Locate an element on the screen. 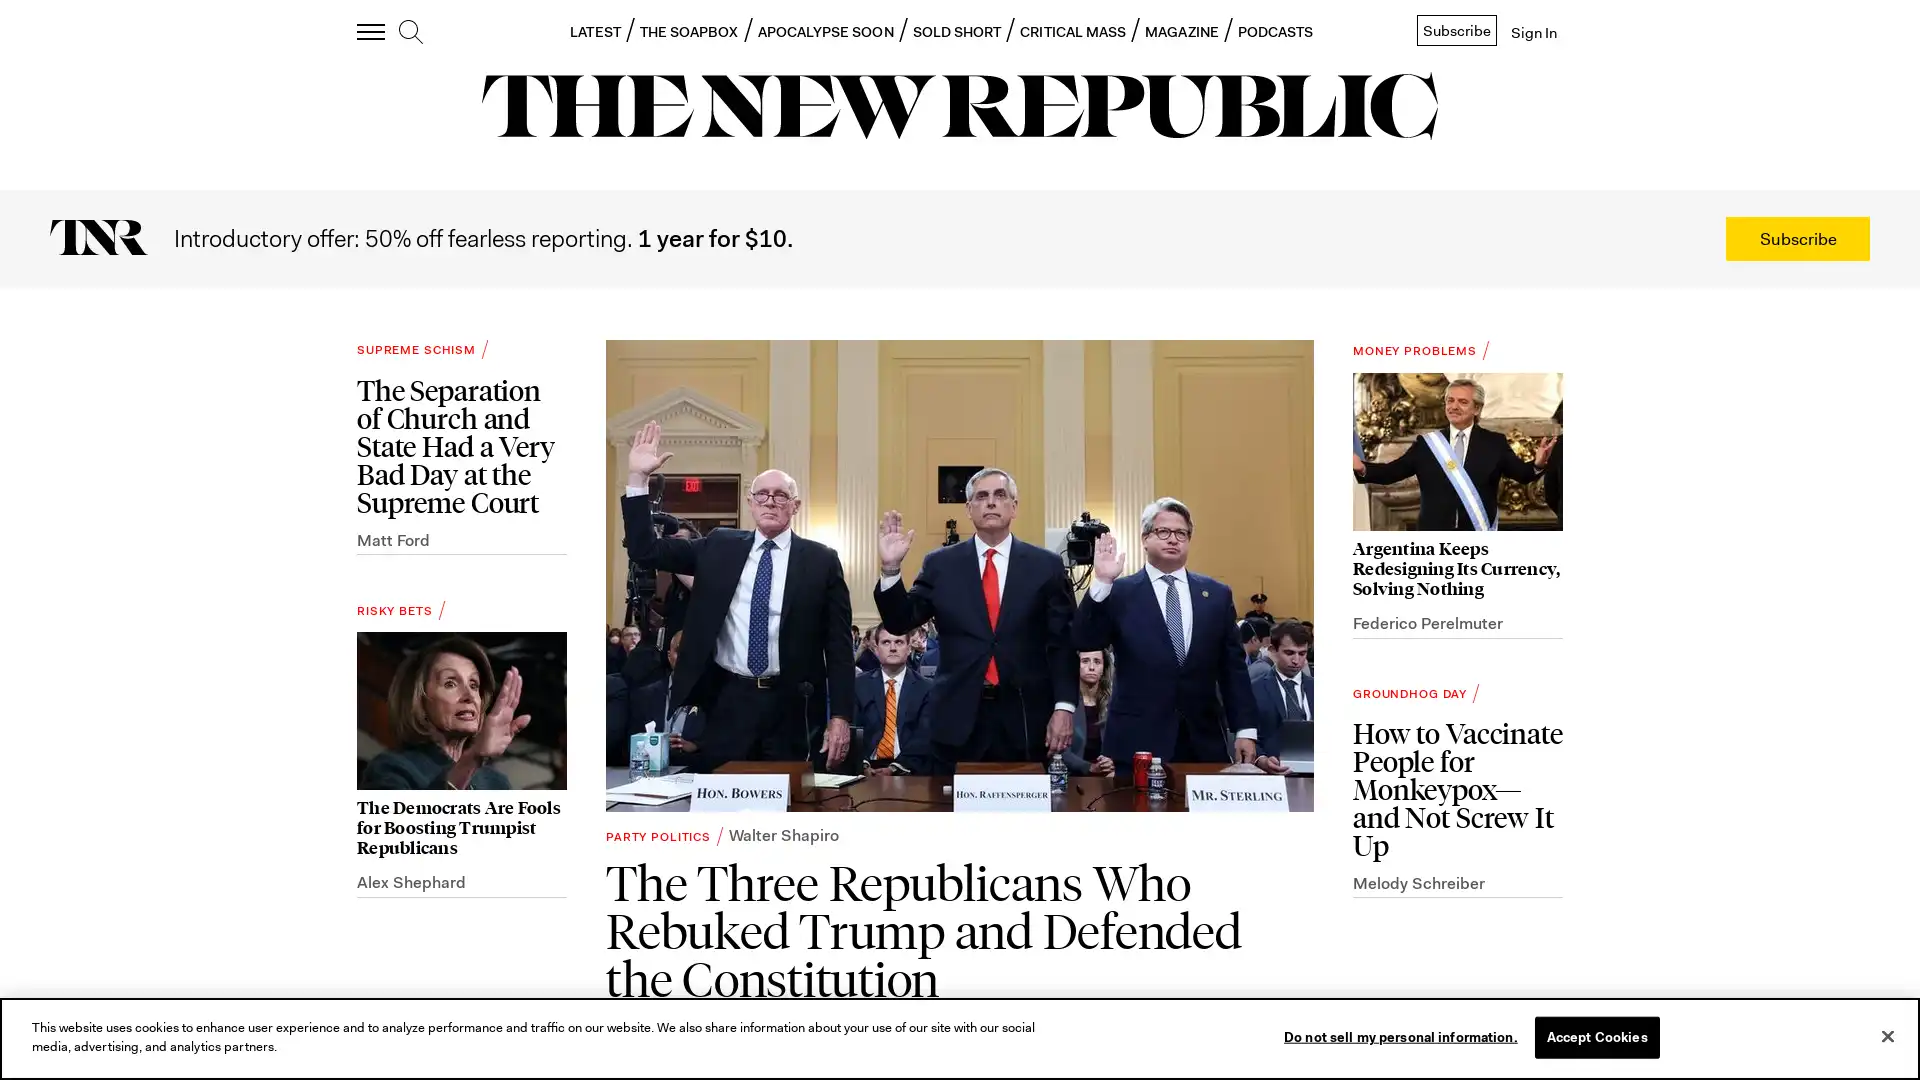 This screenshot has height=1080, width=1920. Sign In is located at coordinates (1531, 32).